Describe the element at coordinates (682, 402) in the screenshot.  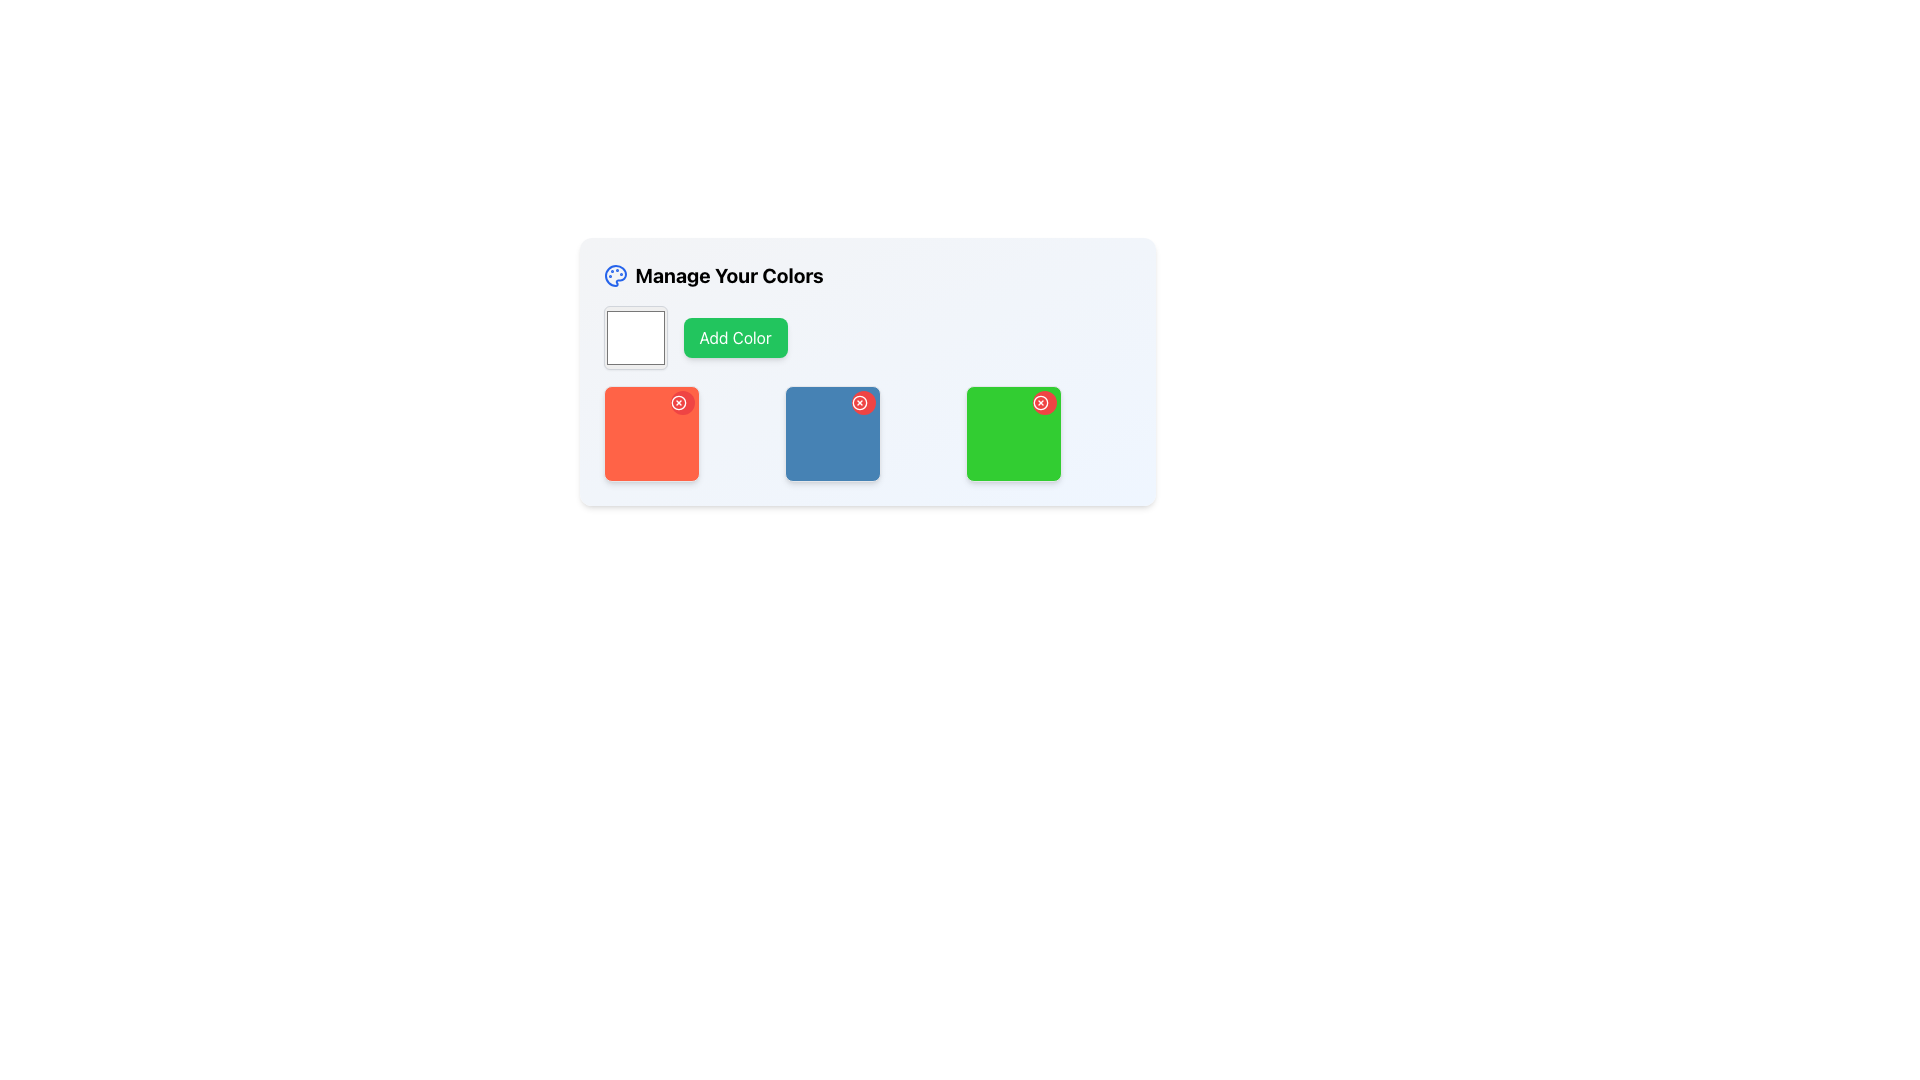
I see `the circular red button with a white 'X' icon inside it, located in the upper right corner of a square tile with a tomato-red background` at that location.